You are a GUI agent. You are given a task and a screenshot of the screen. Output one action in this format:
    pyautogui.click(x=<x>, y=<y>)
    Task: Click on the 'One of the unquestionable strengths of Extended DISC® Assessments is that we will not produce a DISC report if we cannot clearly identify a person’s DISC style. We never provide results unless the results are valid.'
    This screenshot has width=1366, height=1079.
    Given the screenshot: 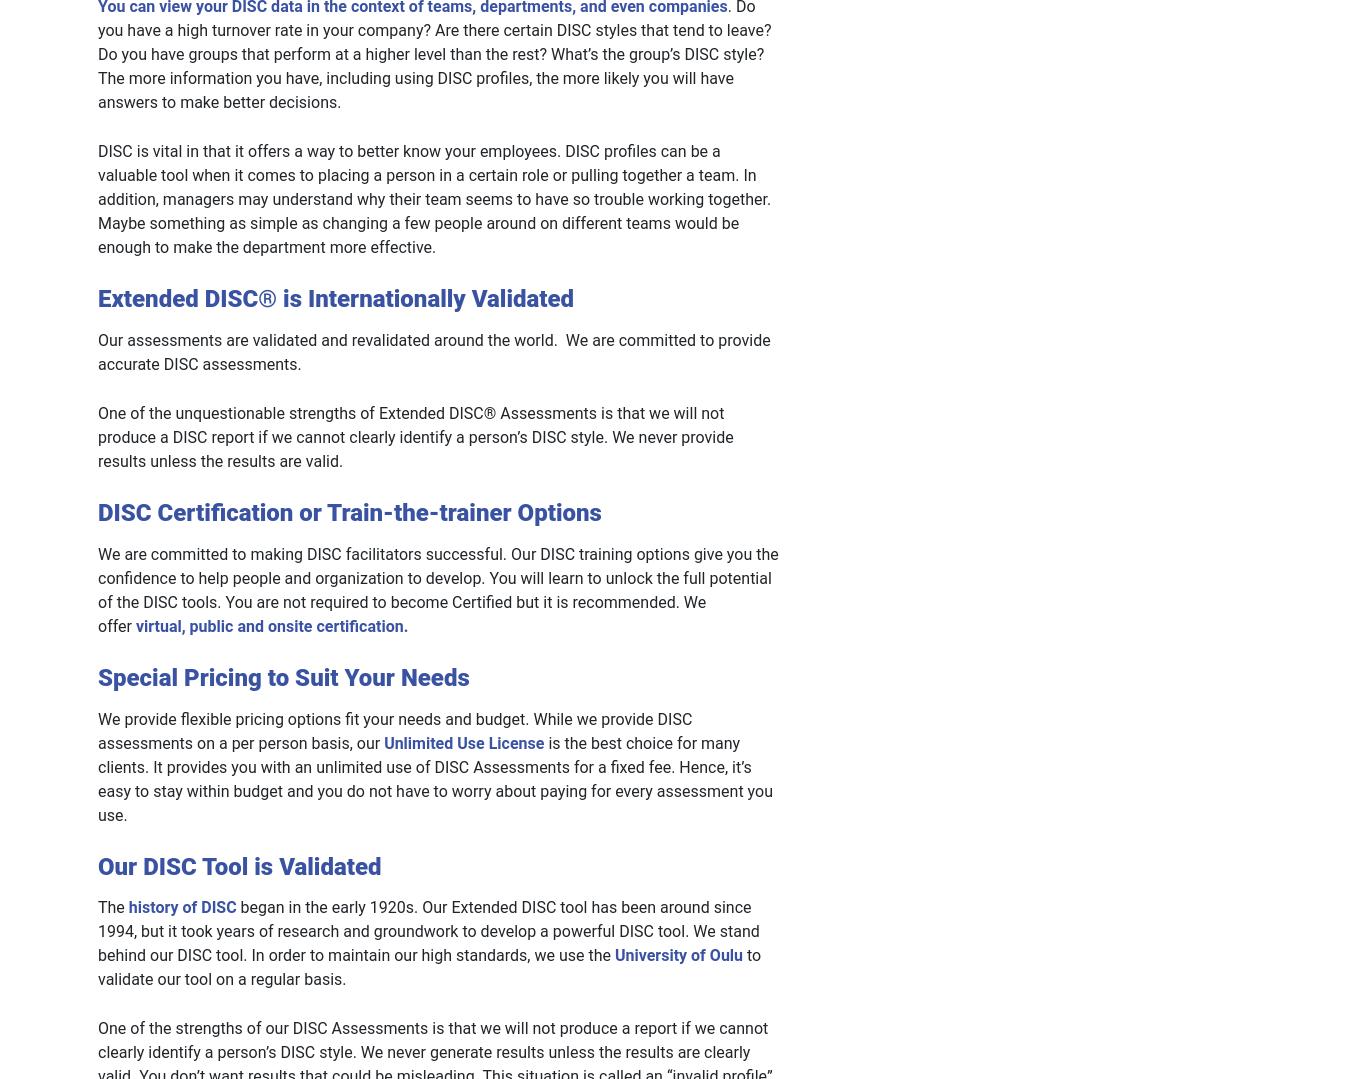 What is the action you would take?
    pyautogui.click(x=414, y=436)
    